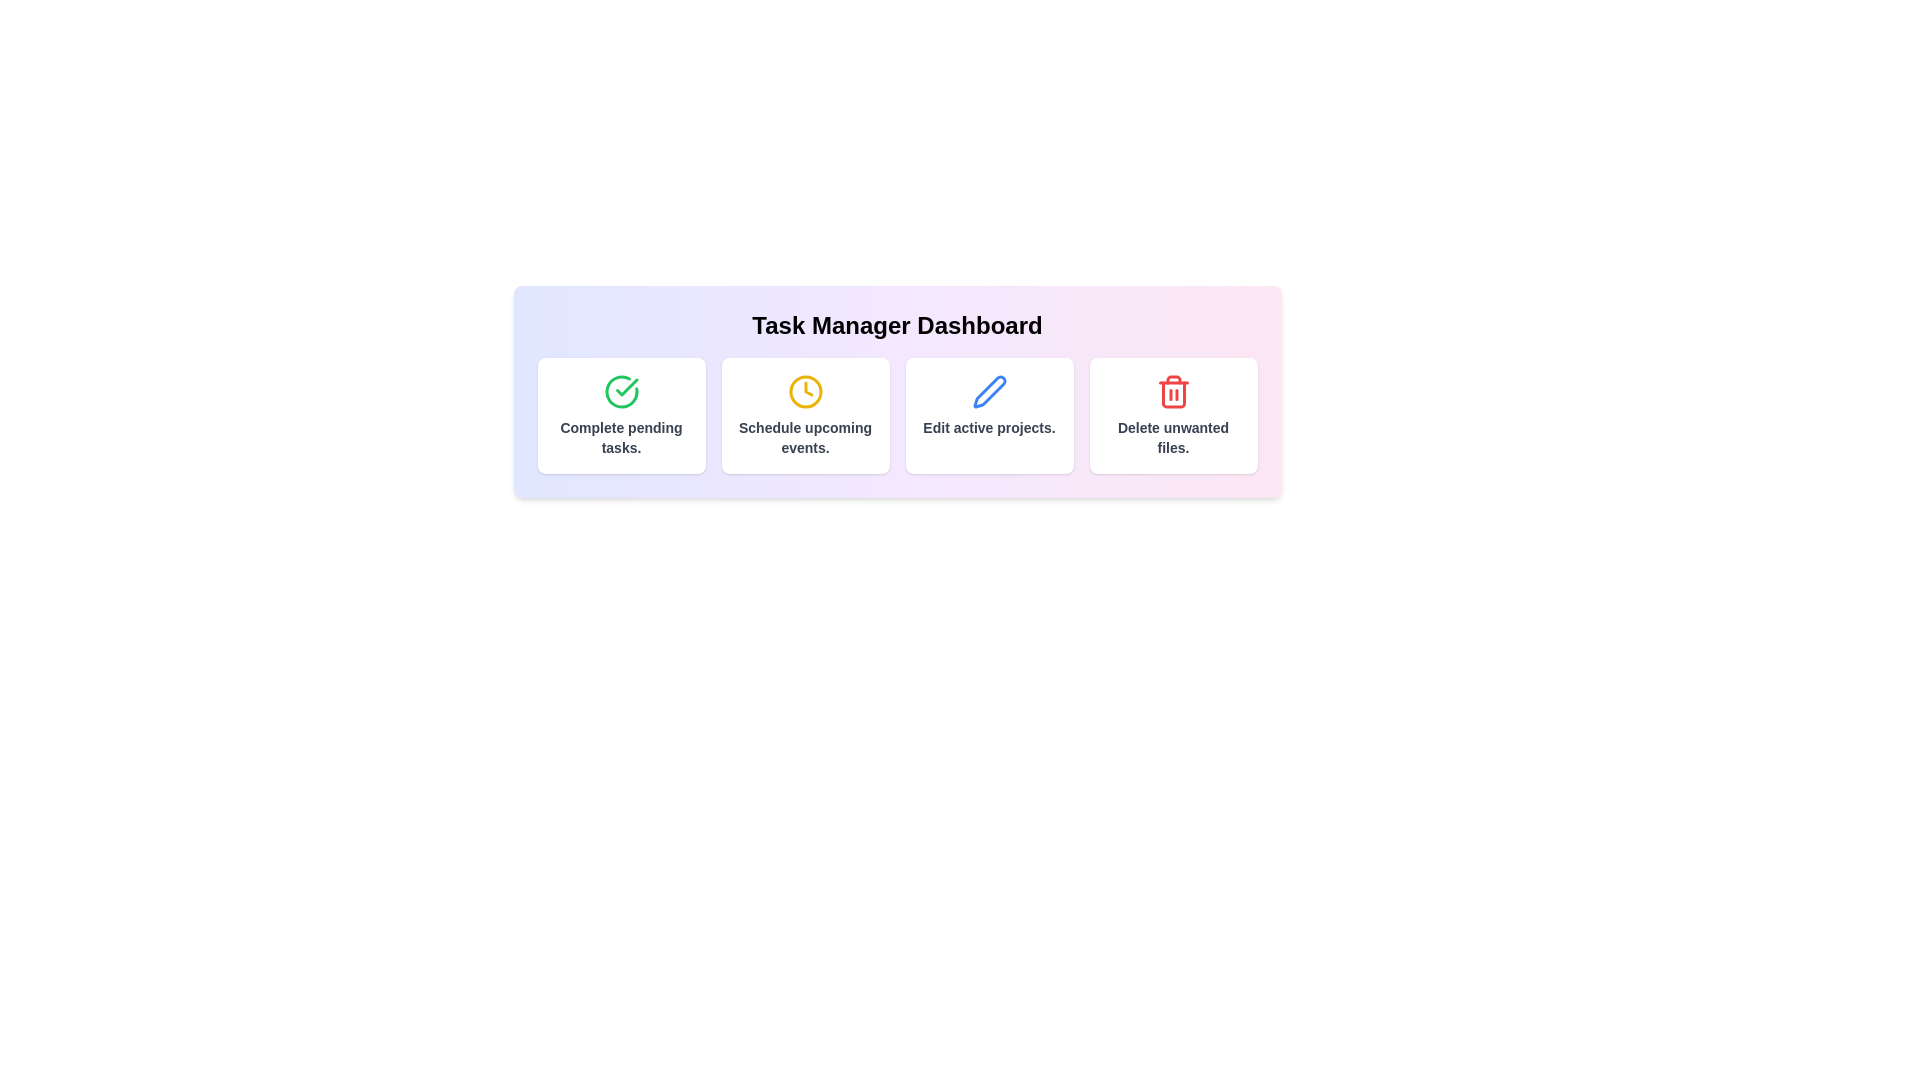  I want to click on the card labeled 'Schedule upcoming events.' which has a white background, rounded corners, and a yellow clock icon at the top to schedule events, so click(805, 415).